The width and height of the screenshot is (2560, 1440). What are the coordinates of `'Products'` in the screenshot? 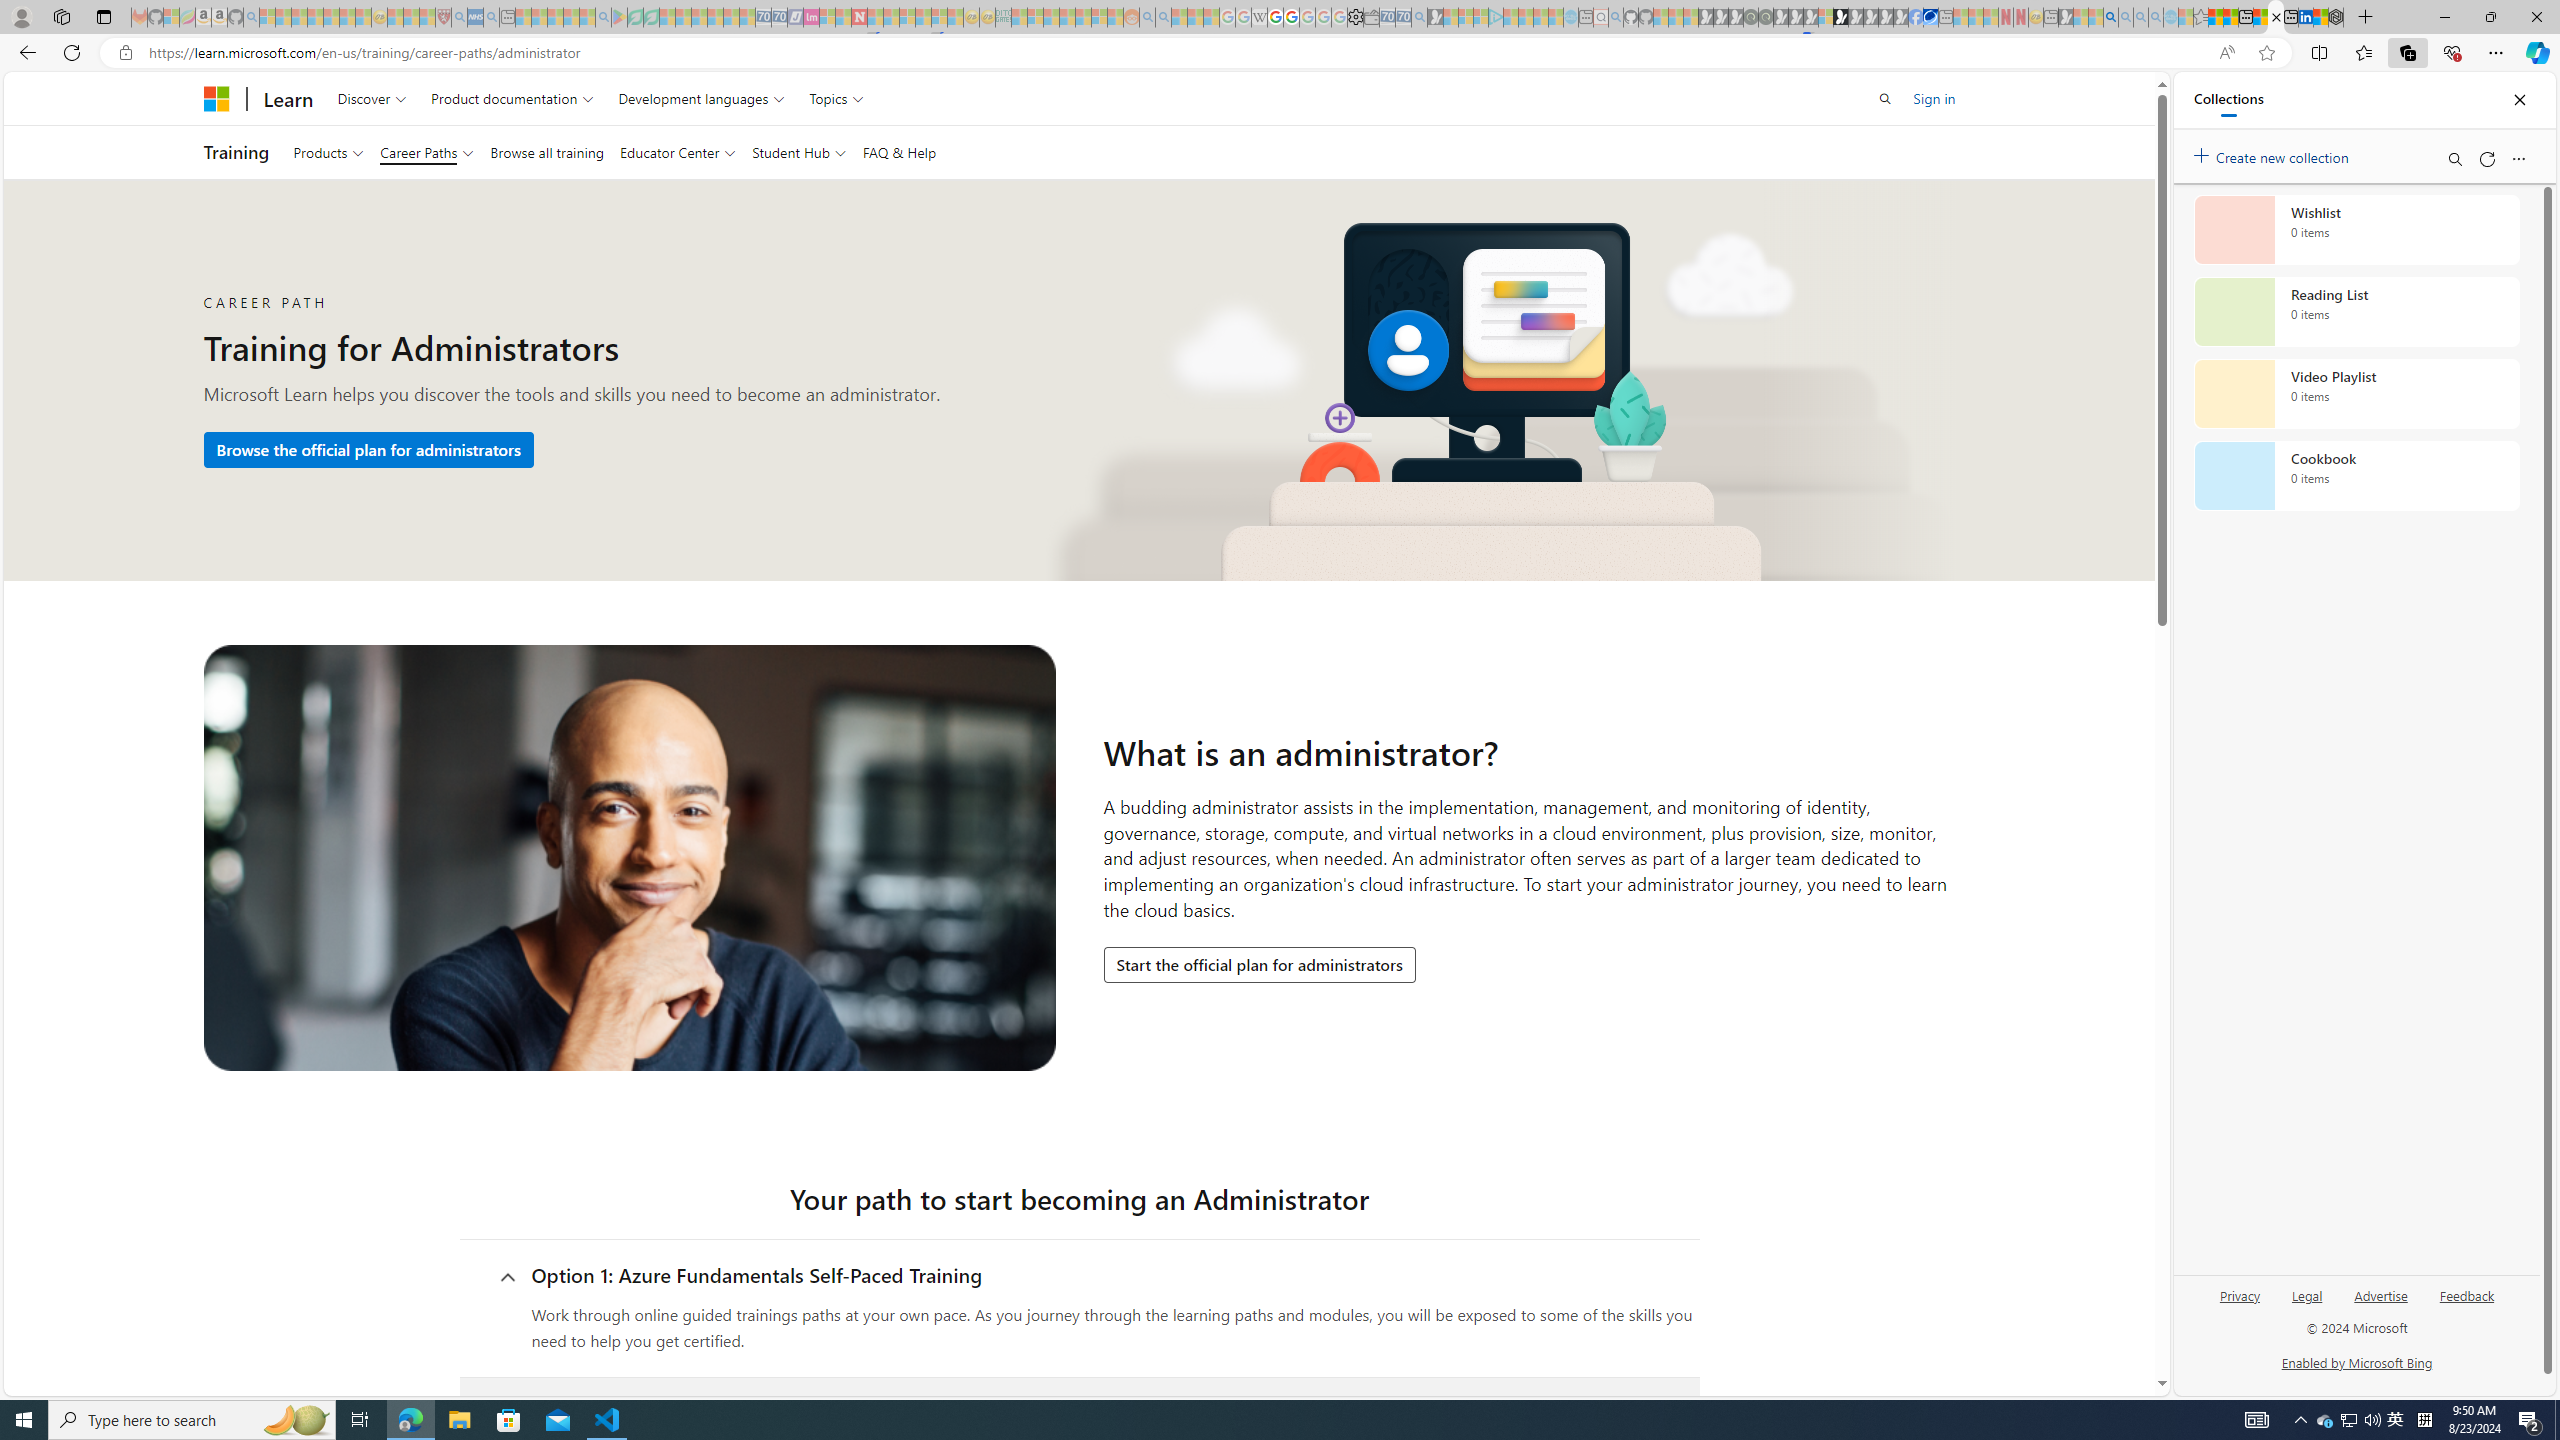 It's located at (327, 152).